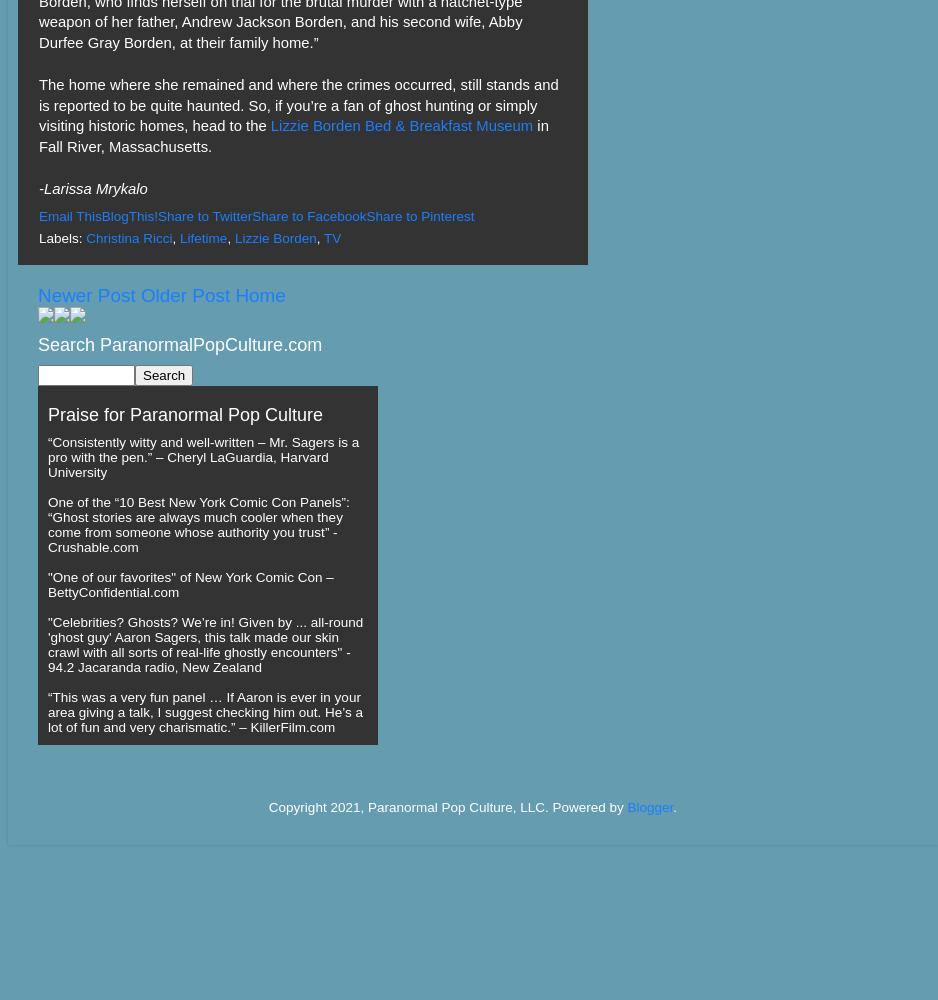 This screenshot has width=938, height=1000. I want to click on 'Praise for Paranormal Pop Culture', so click(184, 415).